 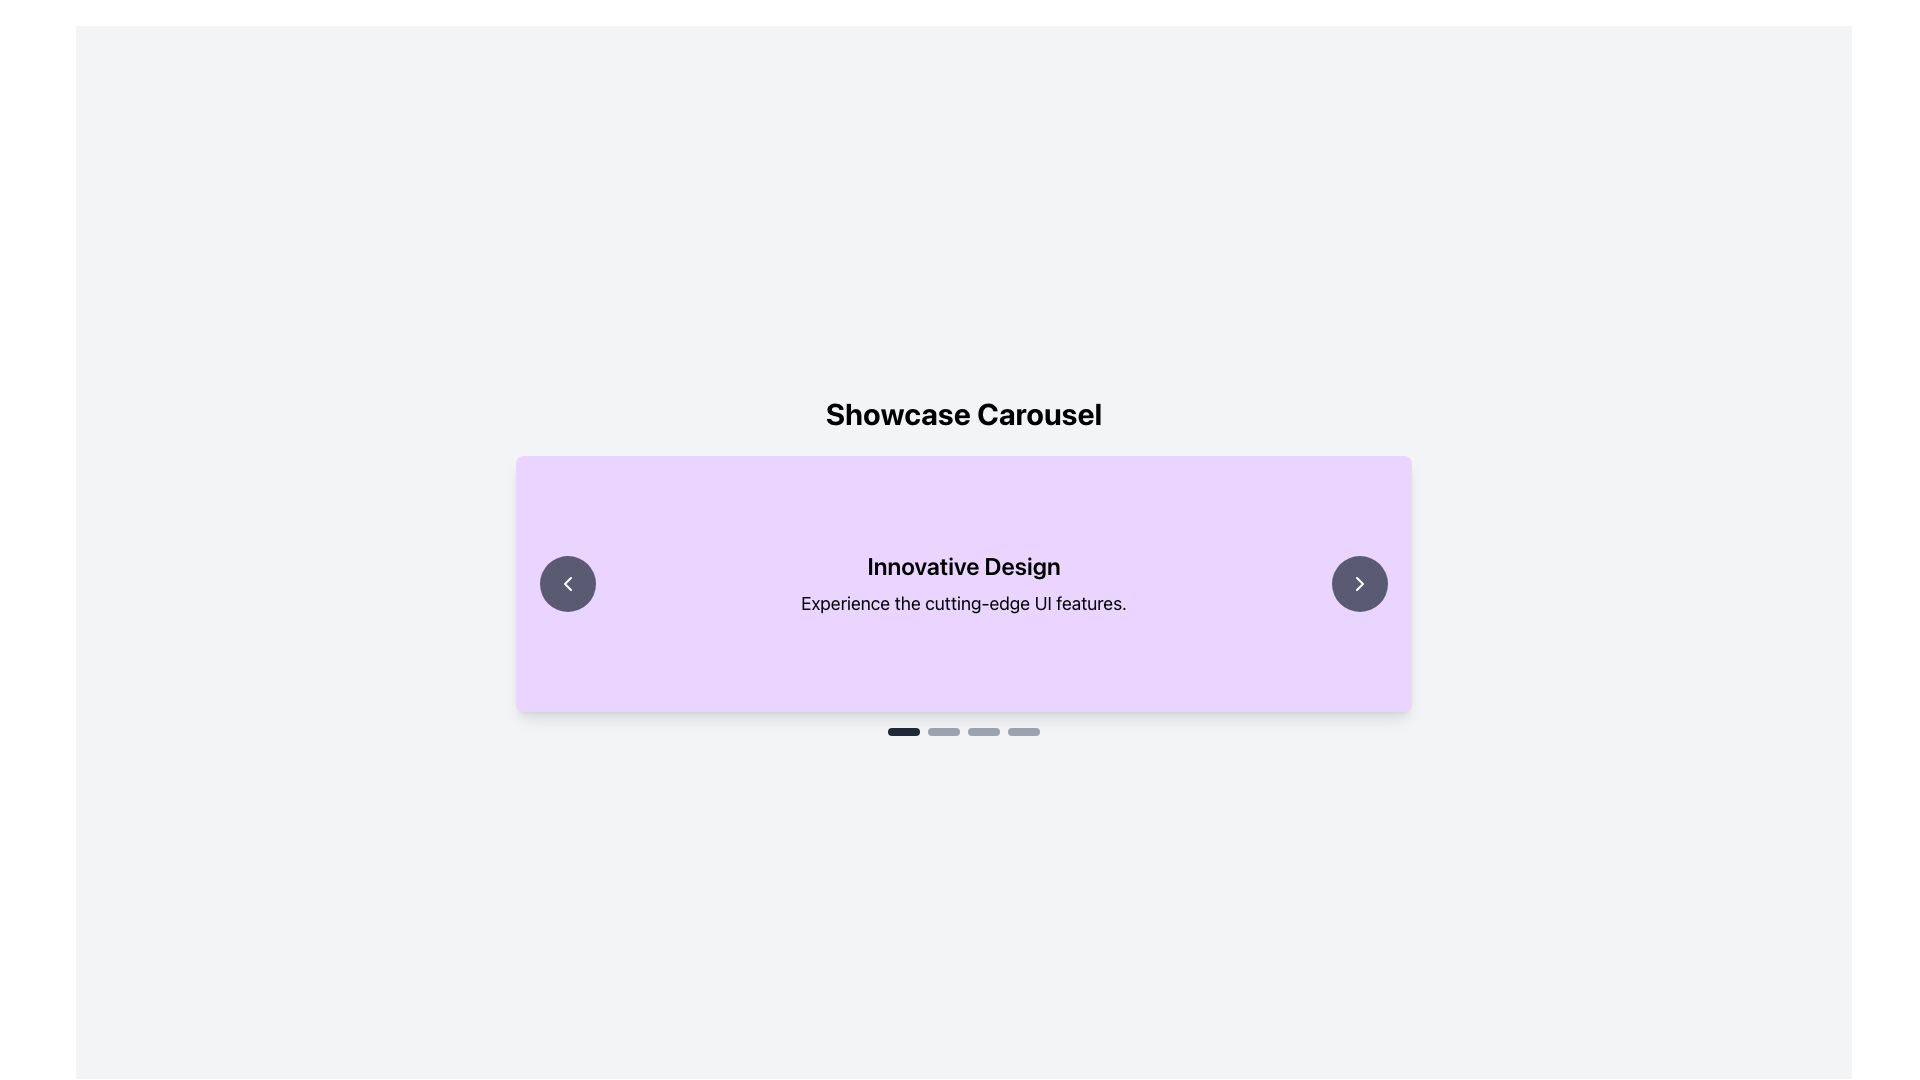 I want to click on the button located on the left side of the horizontal showcase carousel that navigates to the previous item in the showcase, so click(x=566, y=583).